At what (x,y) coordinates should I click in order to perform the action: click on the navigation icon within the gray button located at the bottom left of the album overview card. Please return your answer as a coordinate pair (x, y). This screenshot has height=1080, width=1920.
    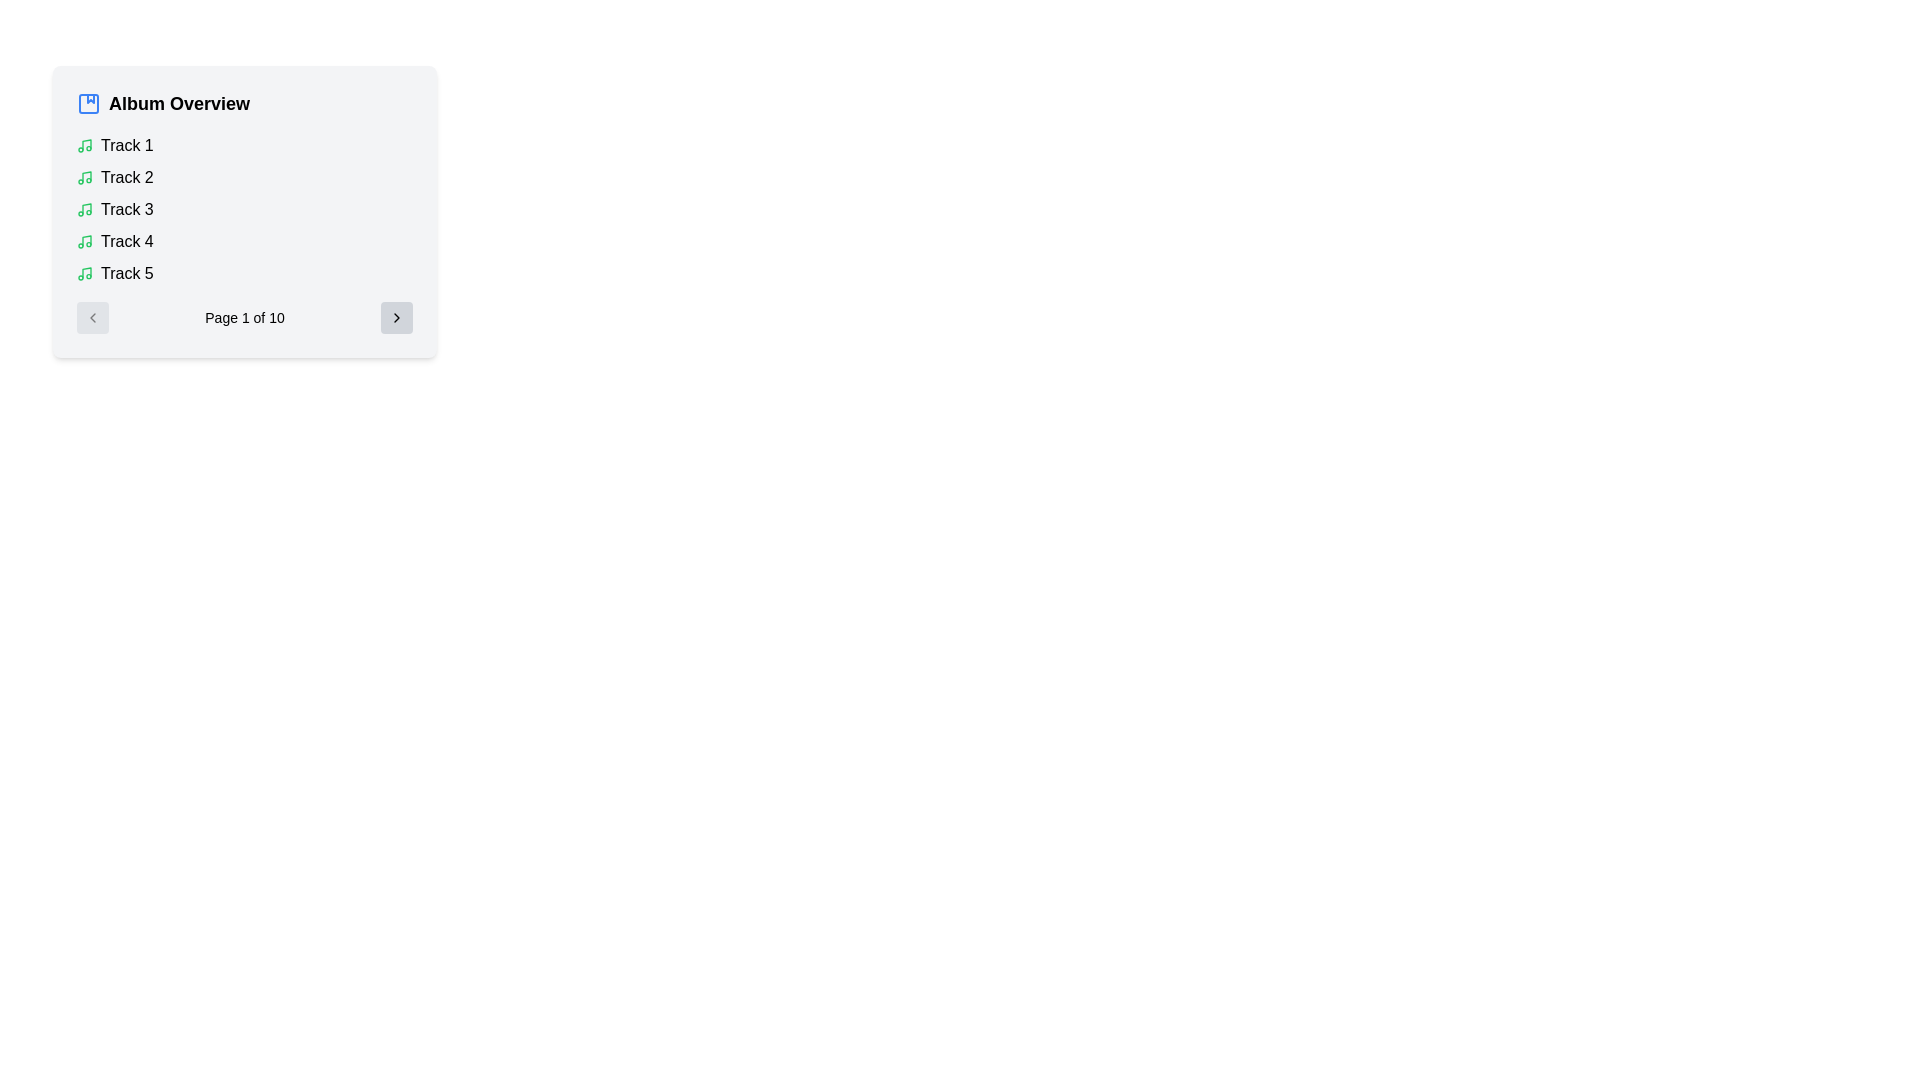
    Looking at the image, I should click on (91, 316).